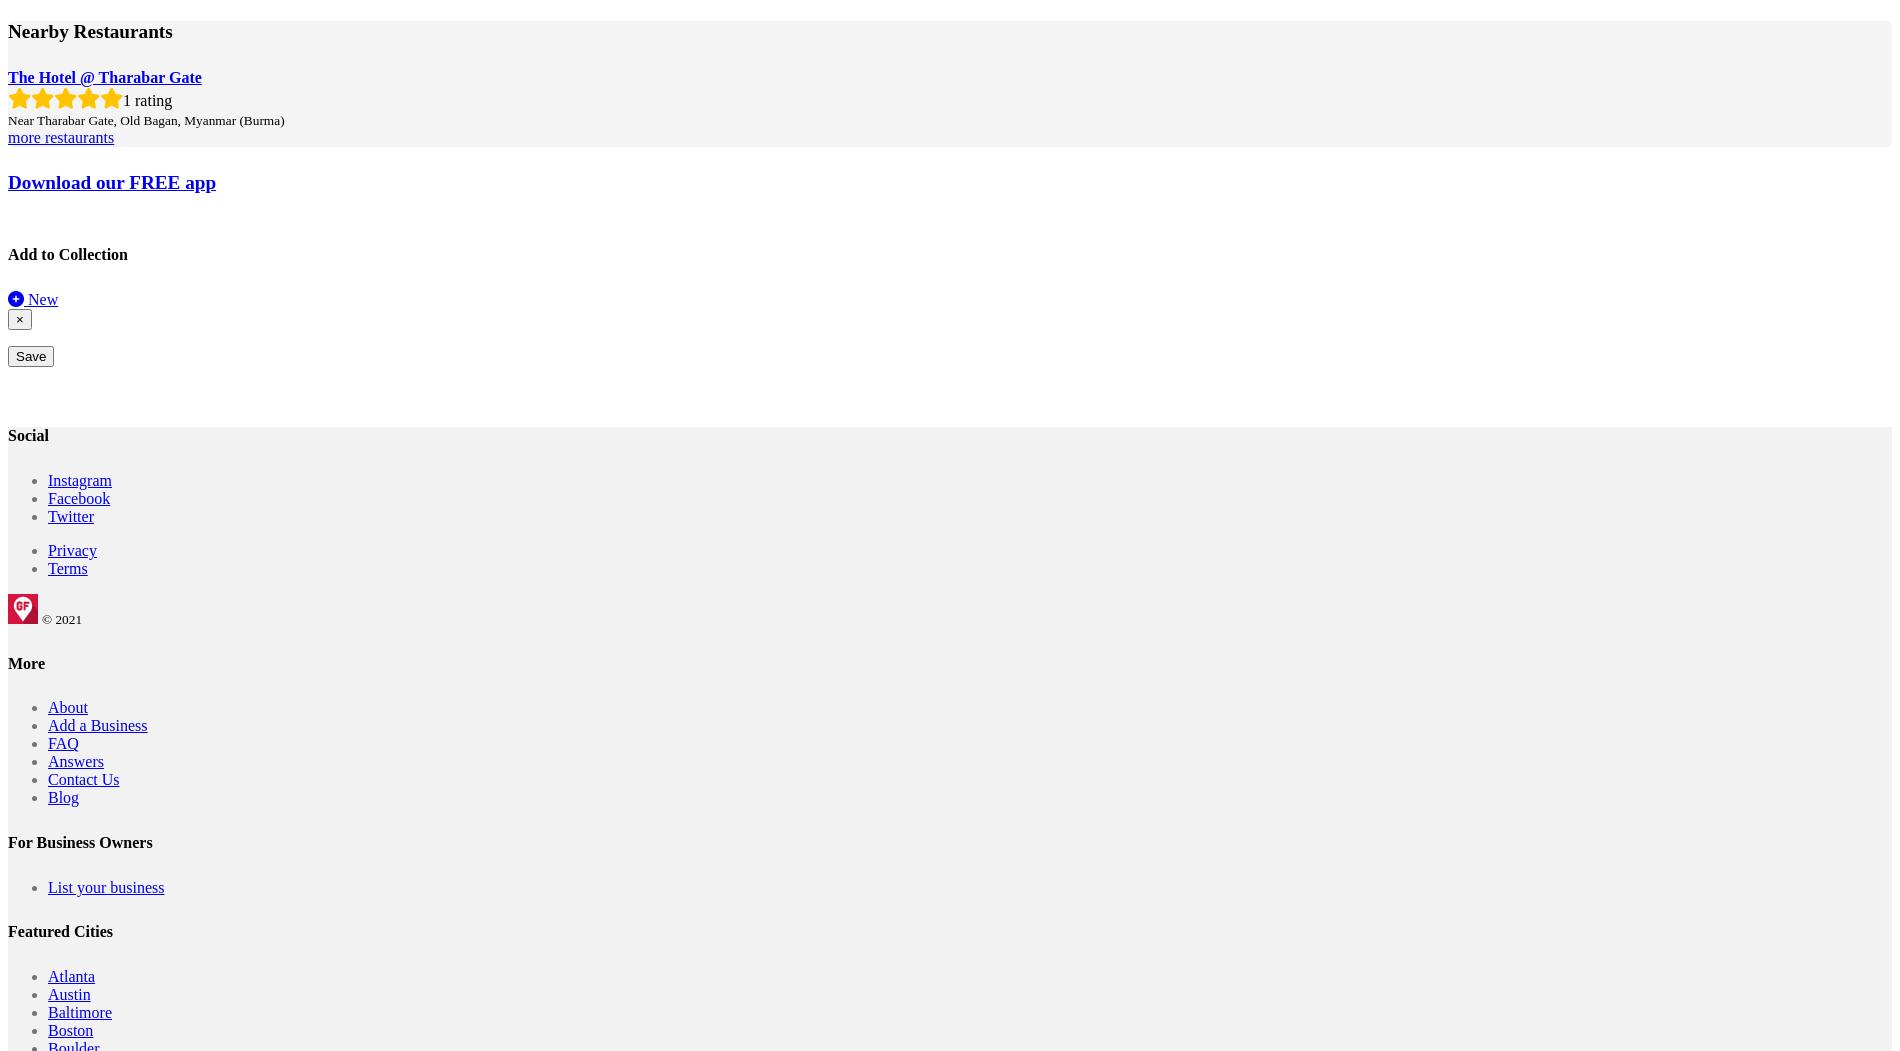 Image resolution: width=1900 pixels, height=1051 pixels. Describe the element at coordinates (79, 497) in the screenshot. I see `'Facebook'` at that location.